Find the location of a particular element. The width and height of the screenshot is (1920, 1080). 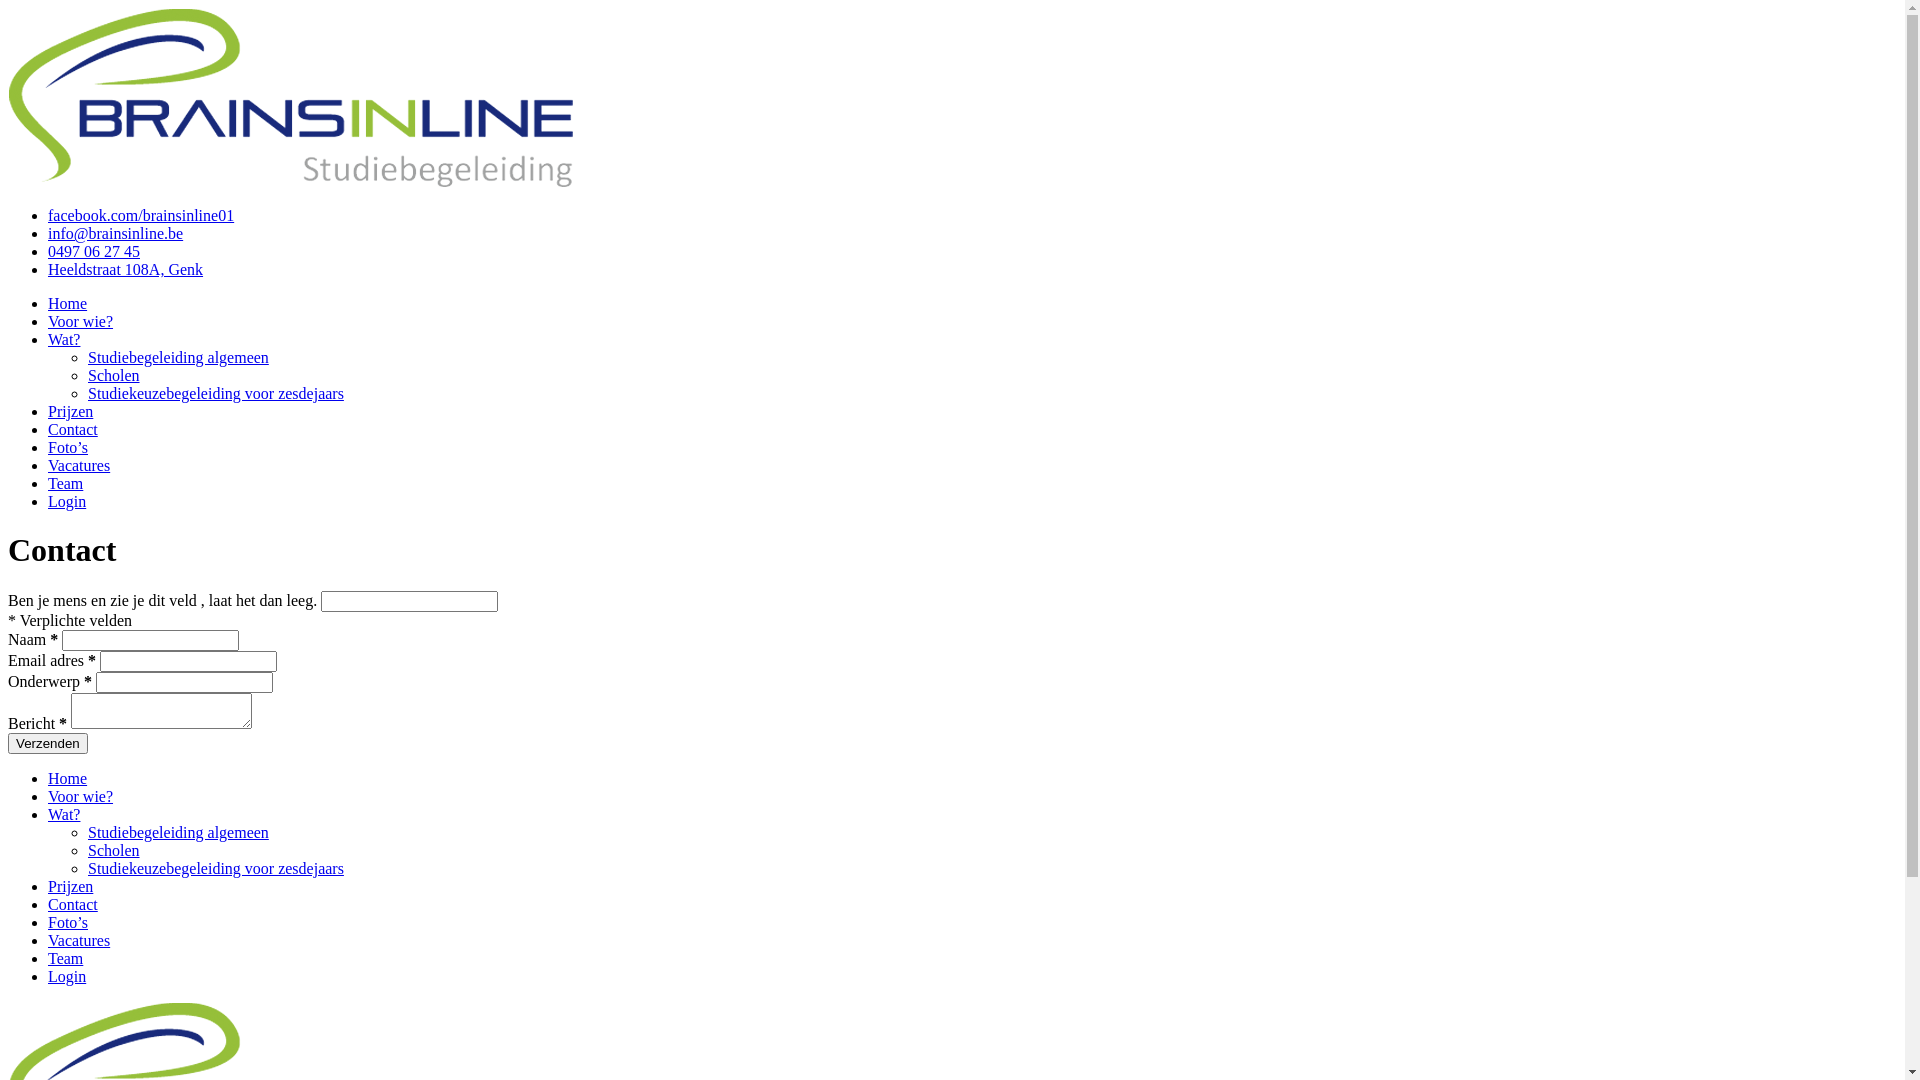

'Prijzen' is located at coordinates (48, 410).